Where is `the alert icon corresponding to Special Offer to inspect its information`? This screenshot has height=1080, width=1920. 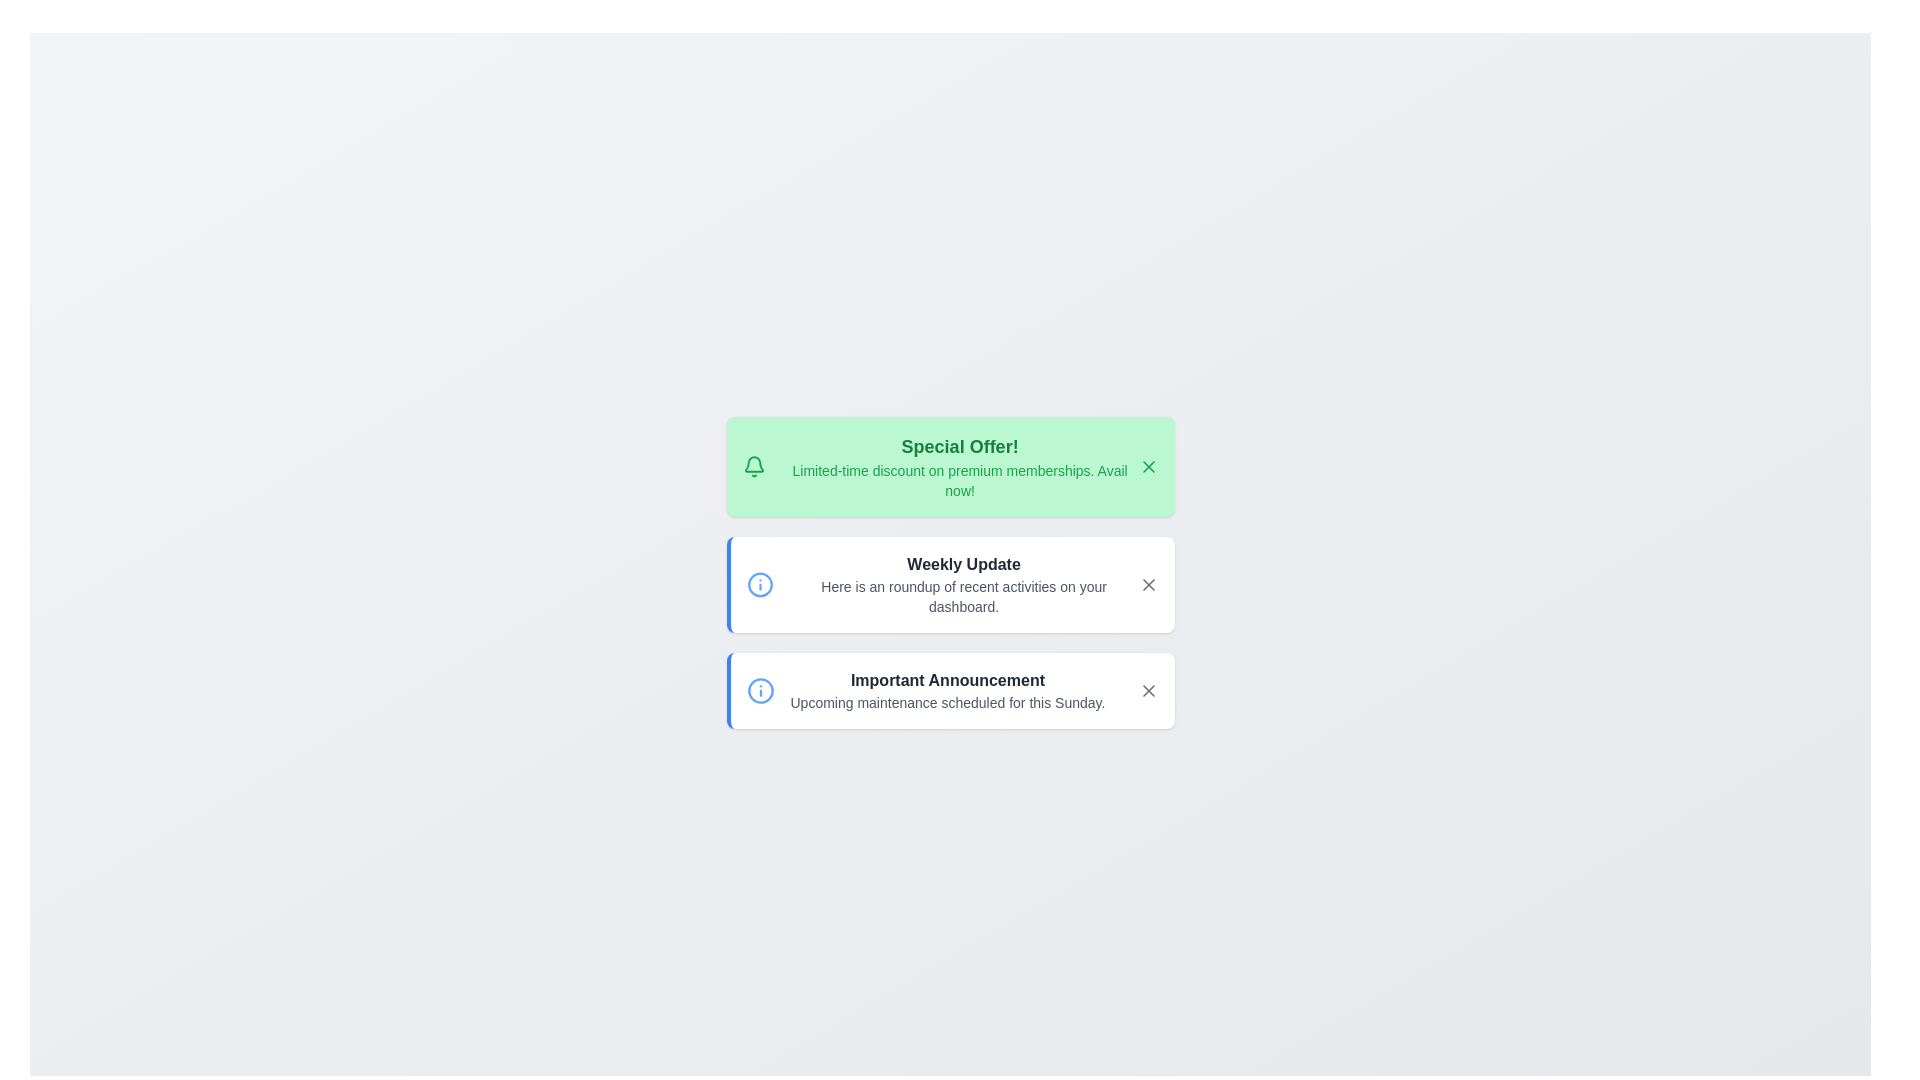 the alert icon corresponding to Special Offer to inspect its information is located at coordinates (753, 466).